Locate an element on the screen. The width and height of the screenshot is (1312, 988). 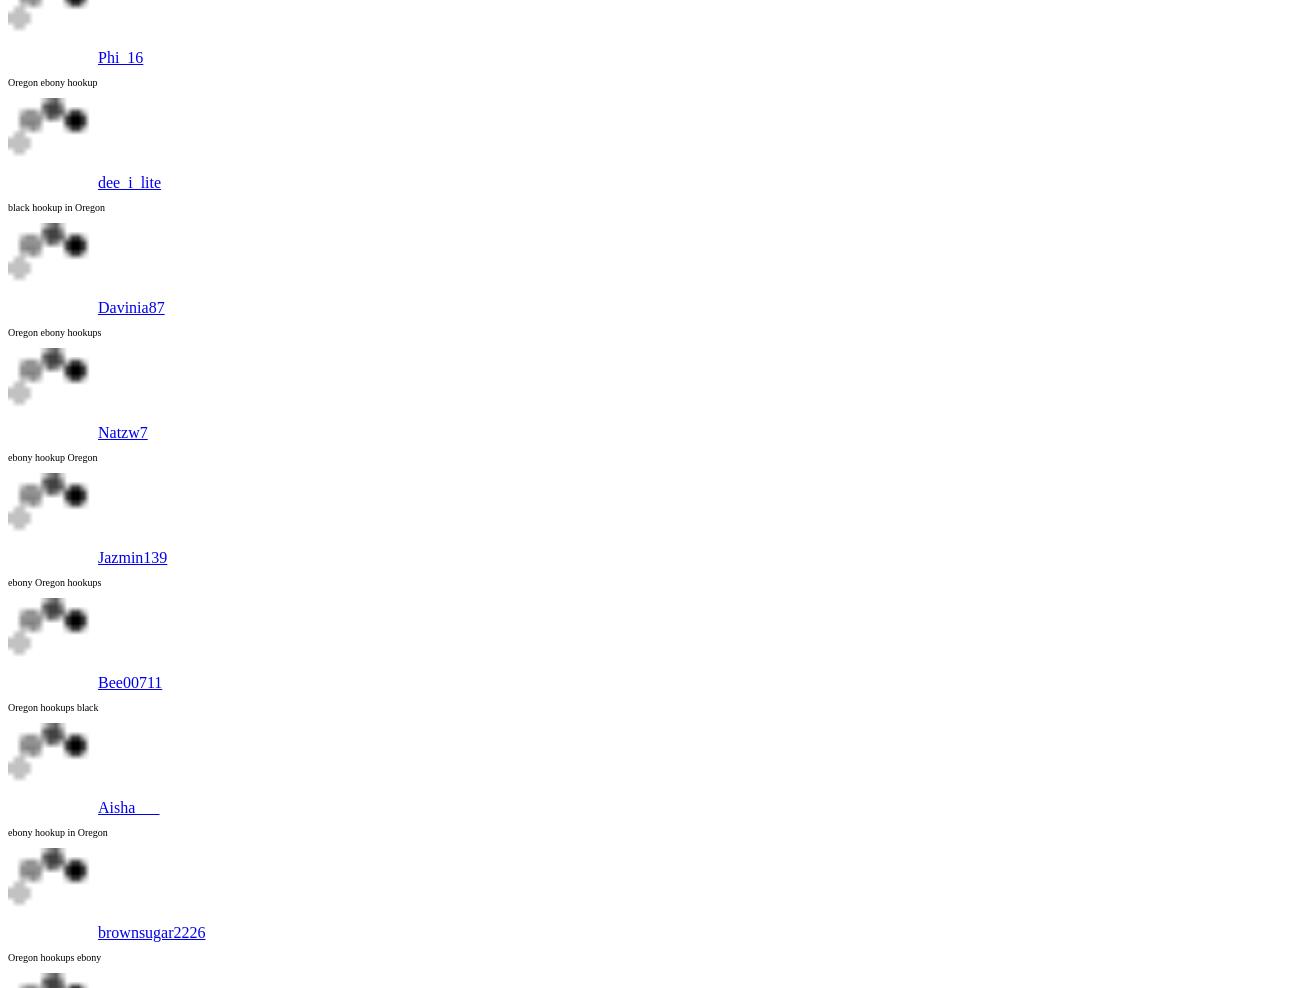
'Aisha___' is located at coordinates (128, 807).